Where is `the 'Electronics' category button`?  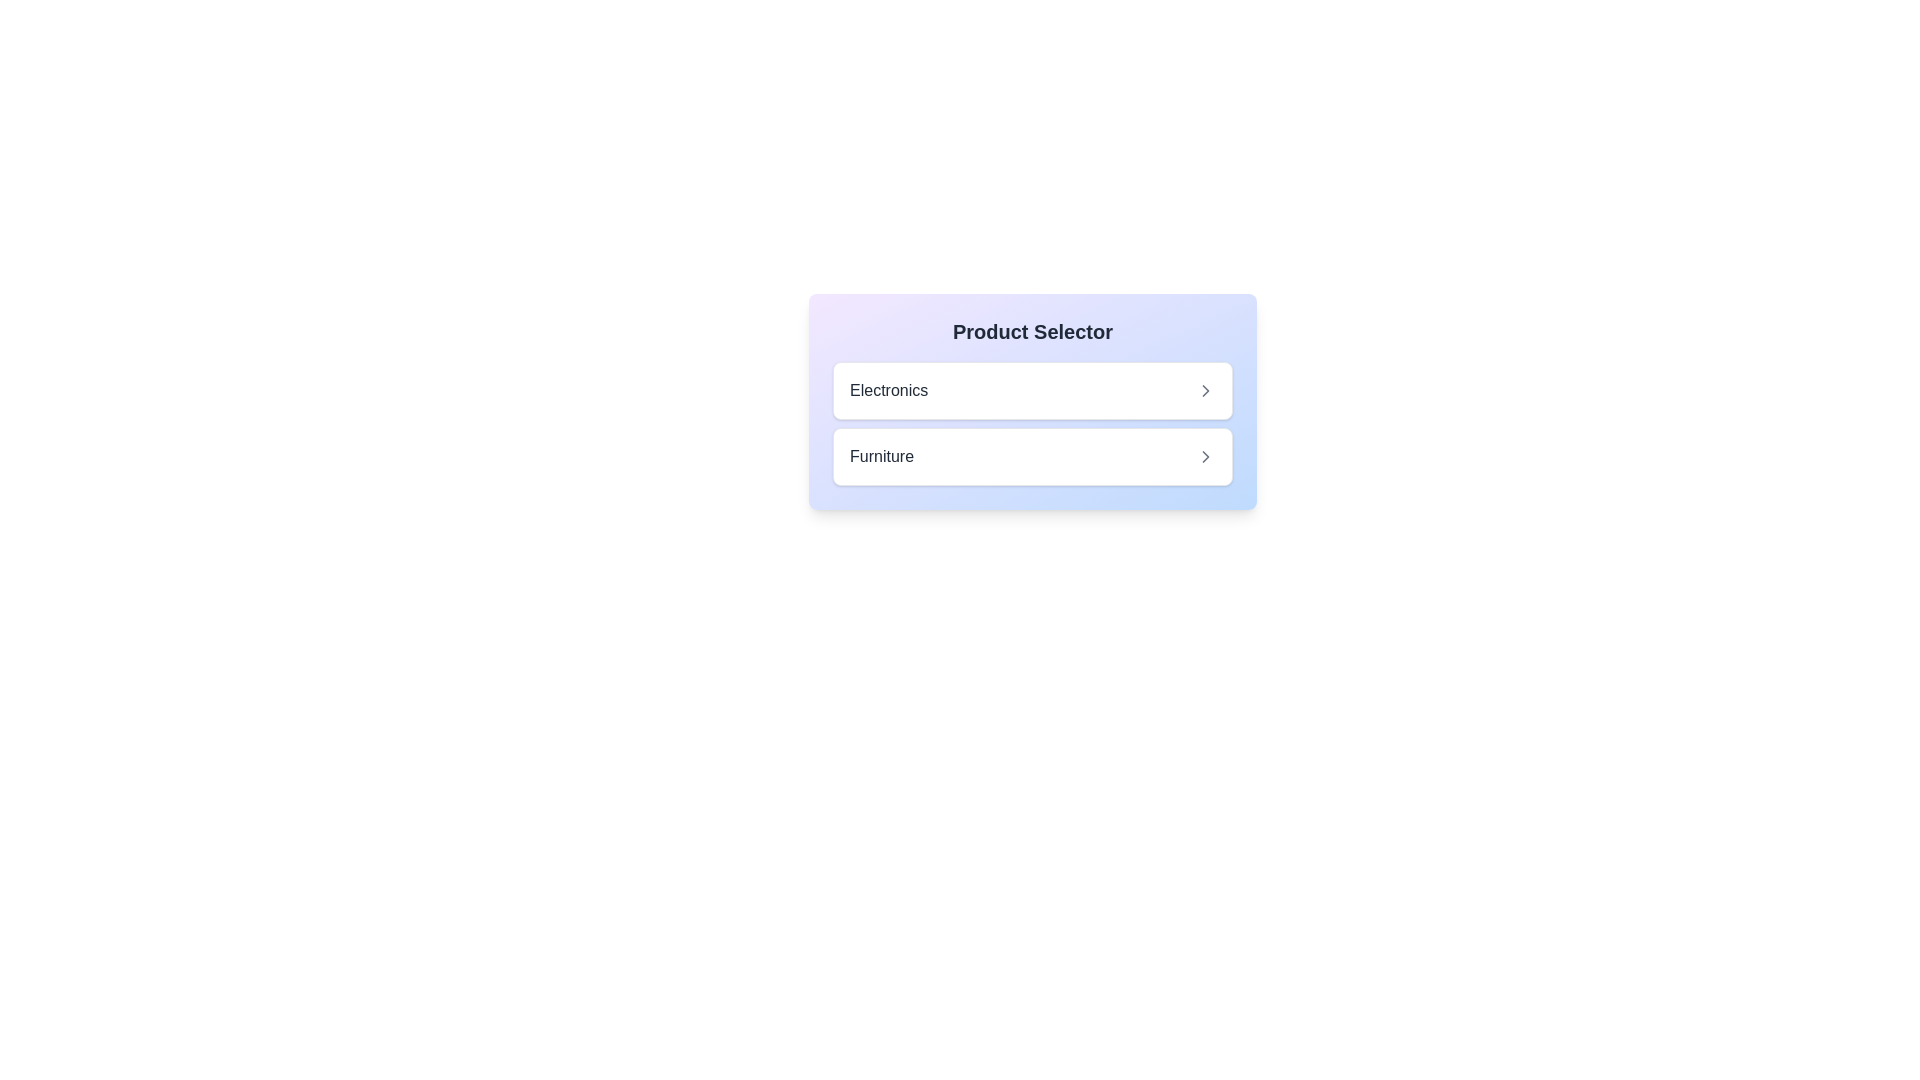 the 'Electronics' category button is located at coordinates (1032, 390).